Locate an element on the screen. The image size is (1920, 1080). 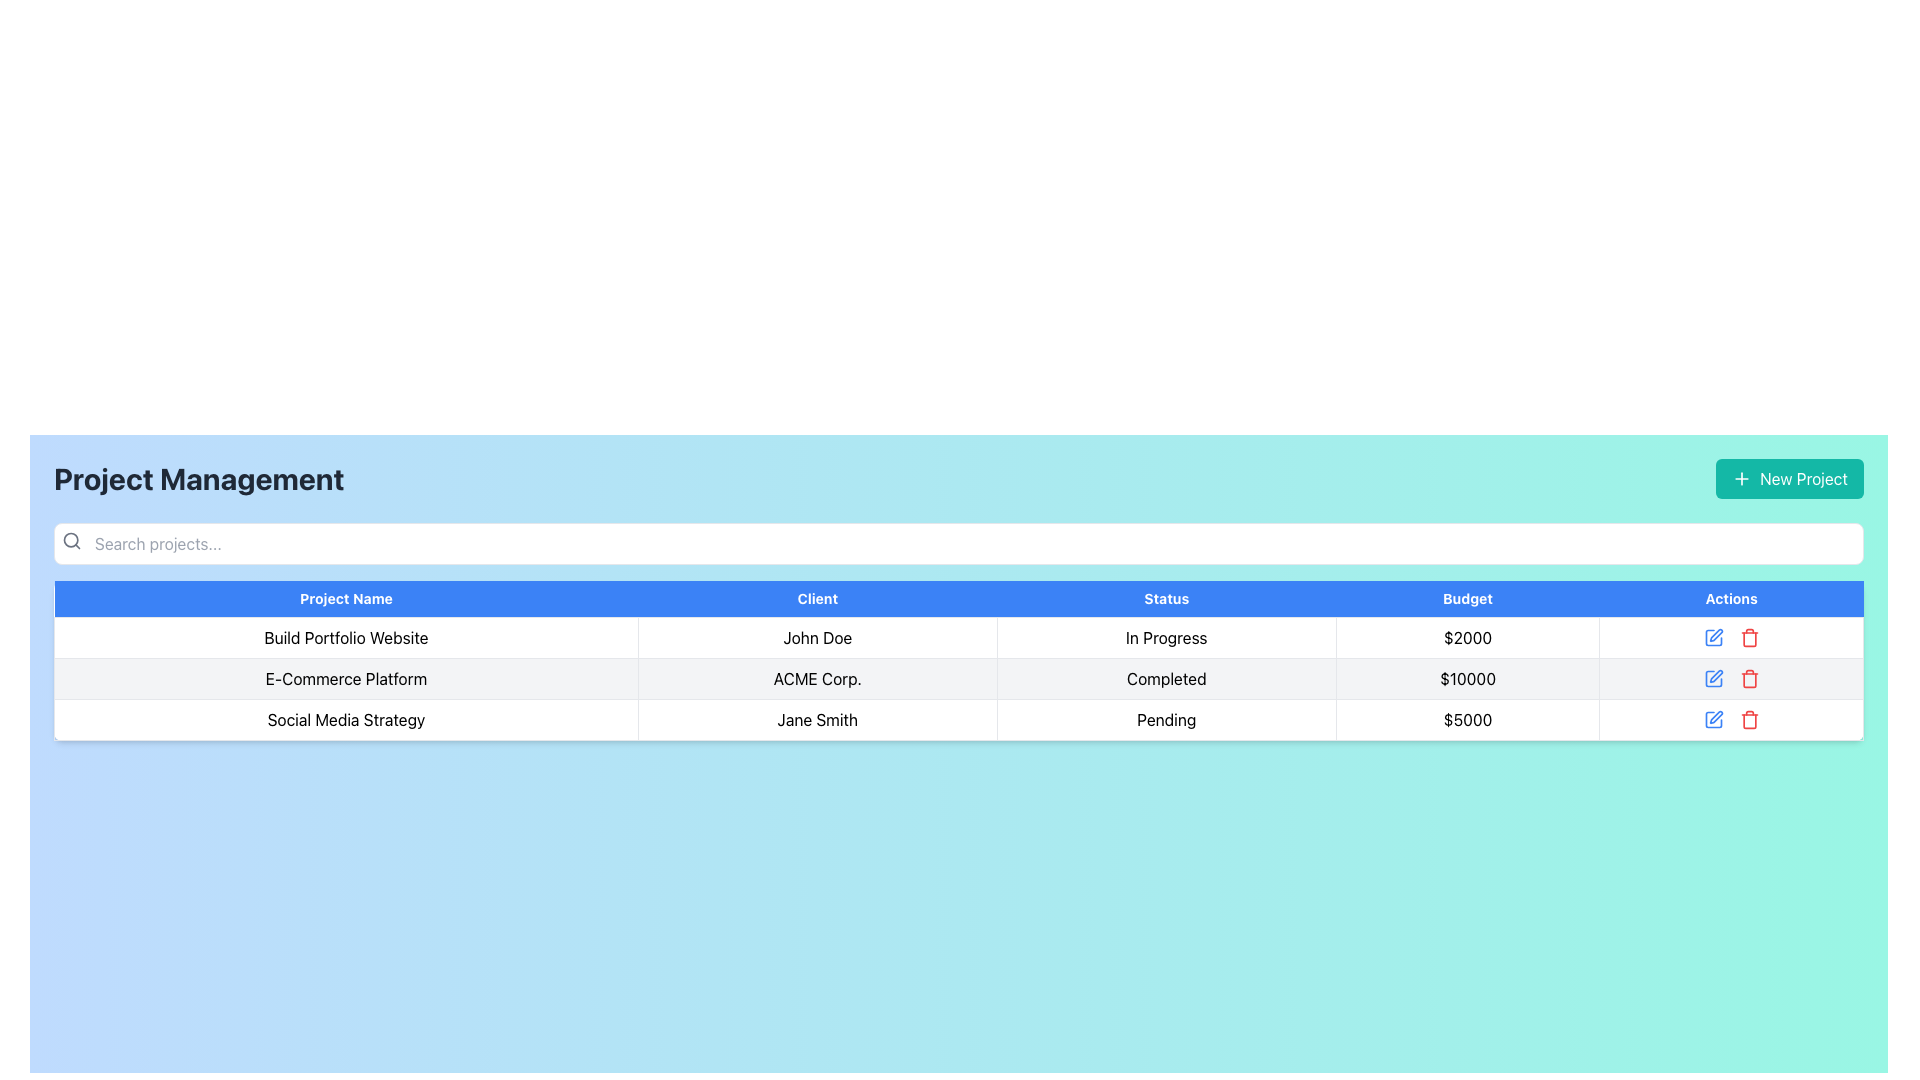
the text label that serves as the header for project names, which is the leftmost among the headers in the data table is located at coordinates (346, 598).